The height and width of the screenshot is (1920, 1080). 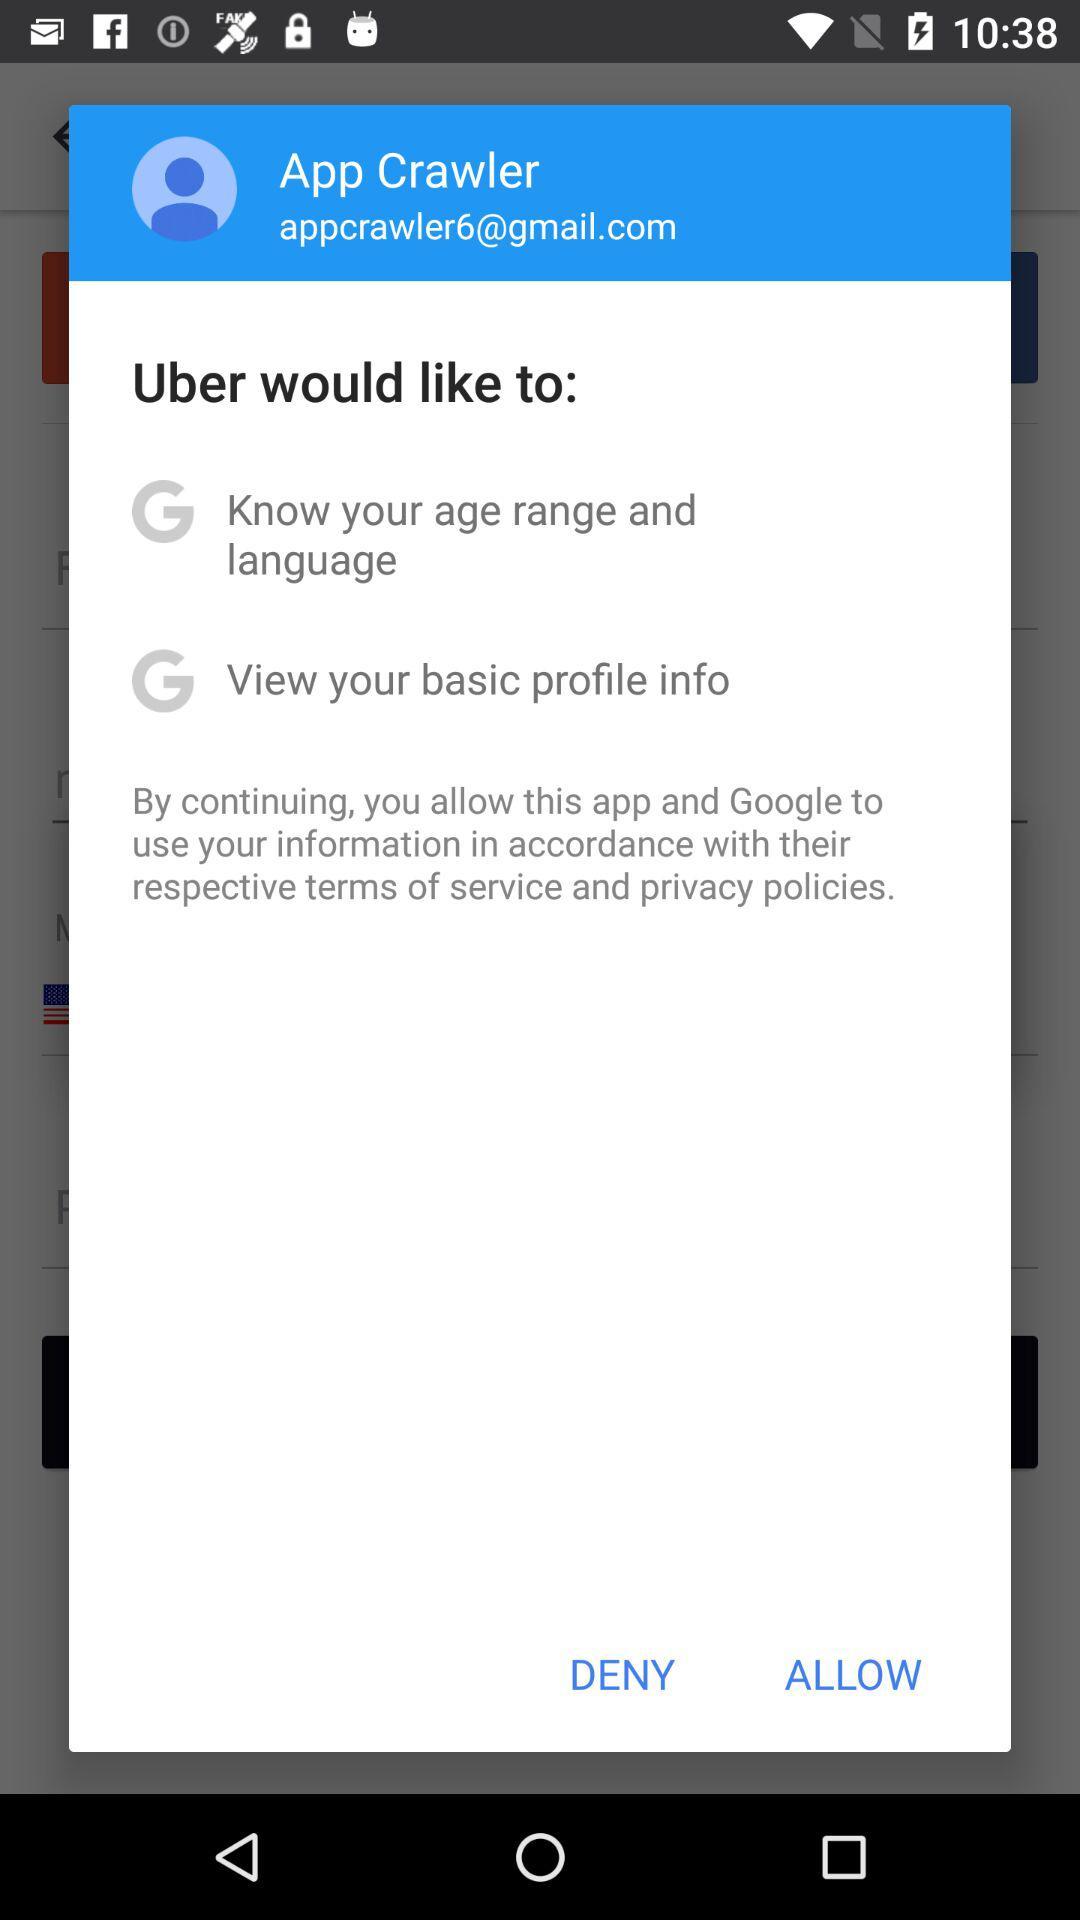 I want to click on the app below the know your age item, so click(x=478, y=677).